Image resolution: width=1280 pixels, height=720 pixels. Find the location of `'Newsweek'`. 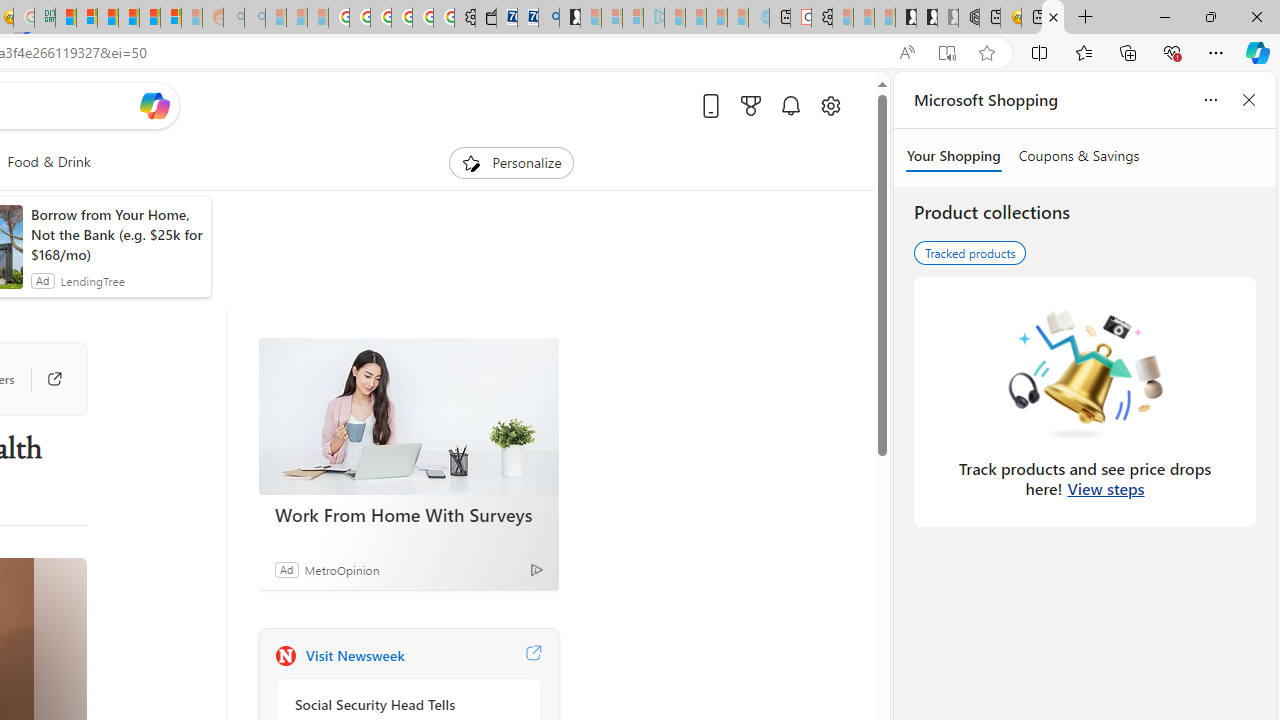

'Newsweek' is located at coordinates (284, 655).